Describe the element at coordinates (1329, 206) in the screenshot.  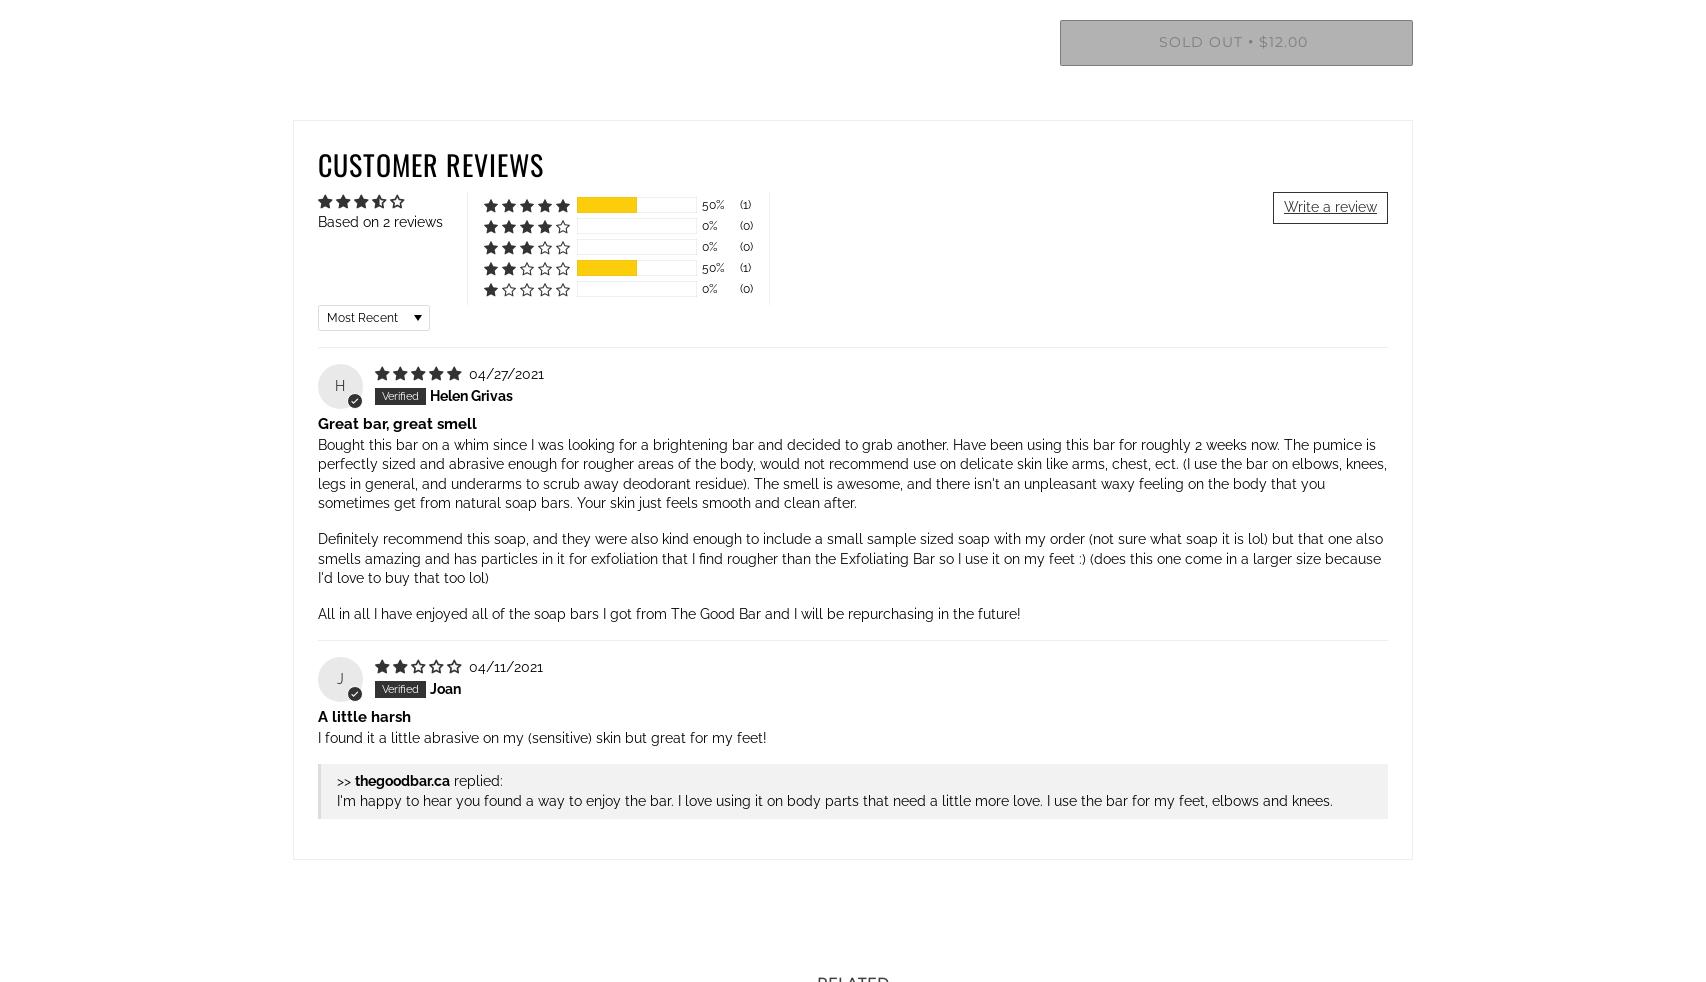
I see `'Write a review'` at that location.